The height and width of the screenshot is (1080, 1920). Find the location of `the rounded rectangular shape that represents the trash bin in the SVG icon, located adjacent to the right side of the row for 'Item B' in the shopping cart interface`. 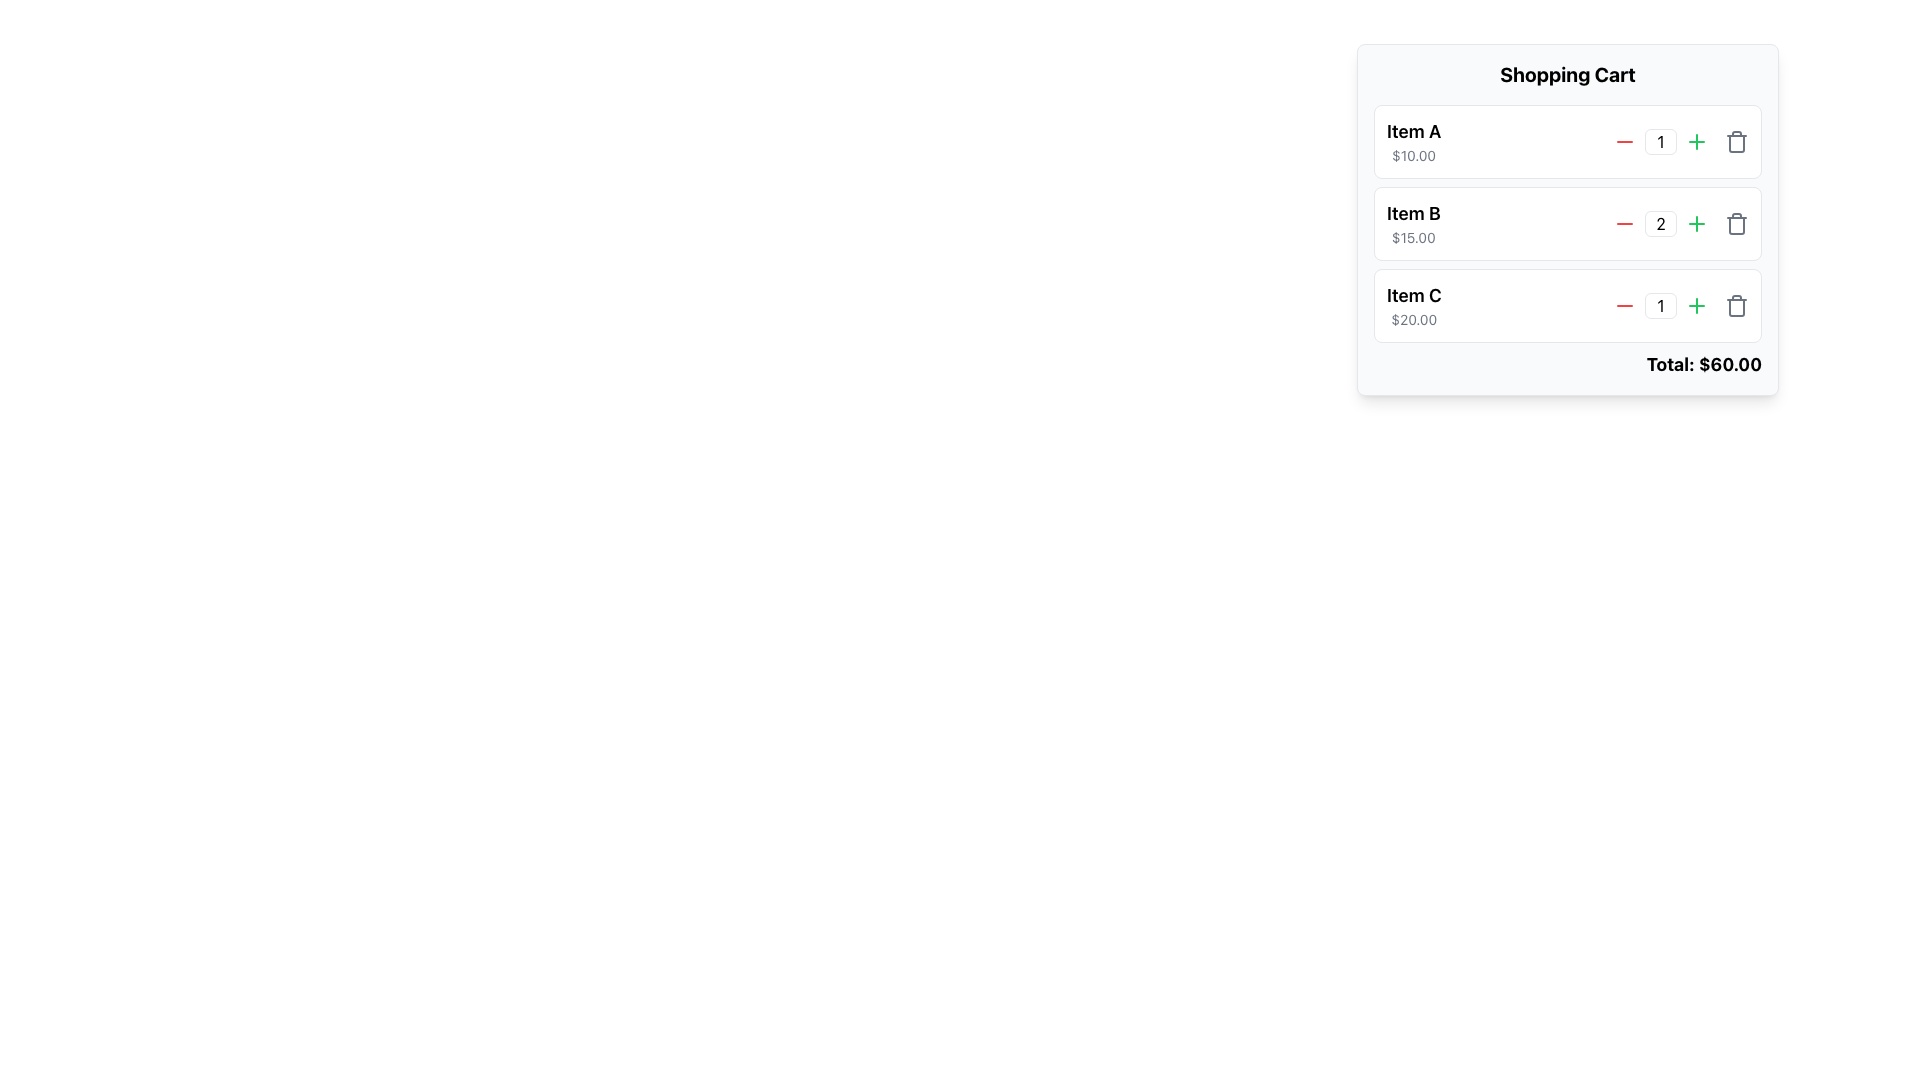

the rounded rectangular shape that represents the trash bin in the SVG icon, located adjacent to the right side of the row for 'Item B' in the shopping cart interface is located at coordinates (1736, 225).